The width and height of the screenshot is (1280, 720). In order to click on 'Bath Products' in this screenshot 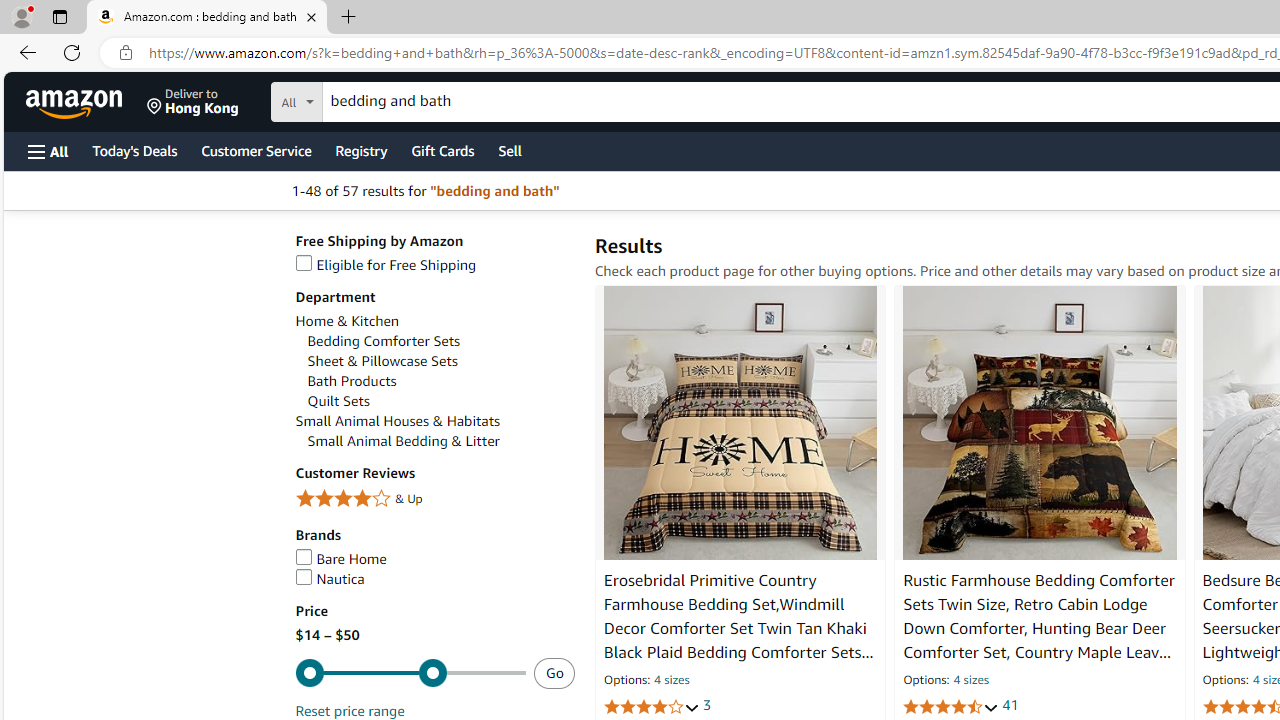, I will do `click(439, 381)`.